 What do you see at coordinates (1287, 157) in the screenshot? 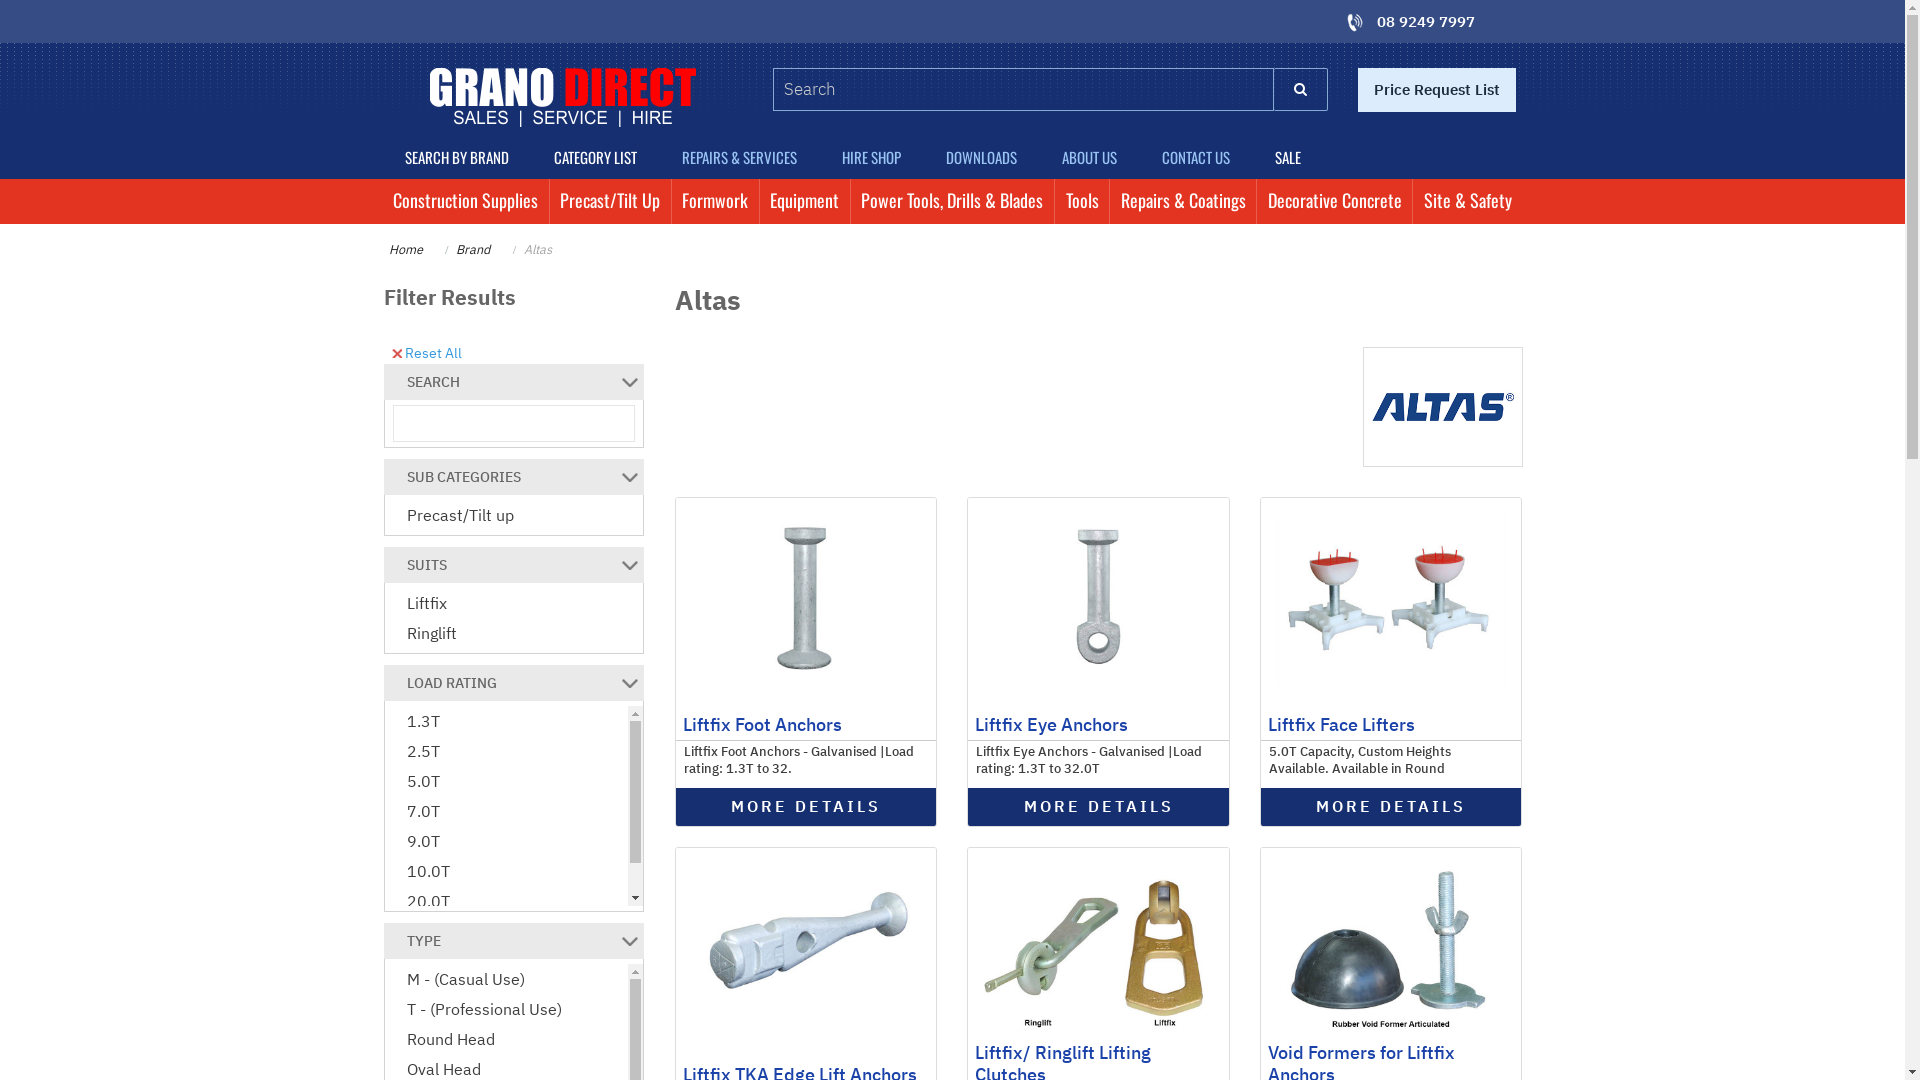
I see `'SALE'` at bounding box center [1287, 157].